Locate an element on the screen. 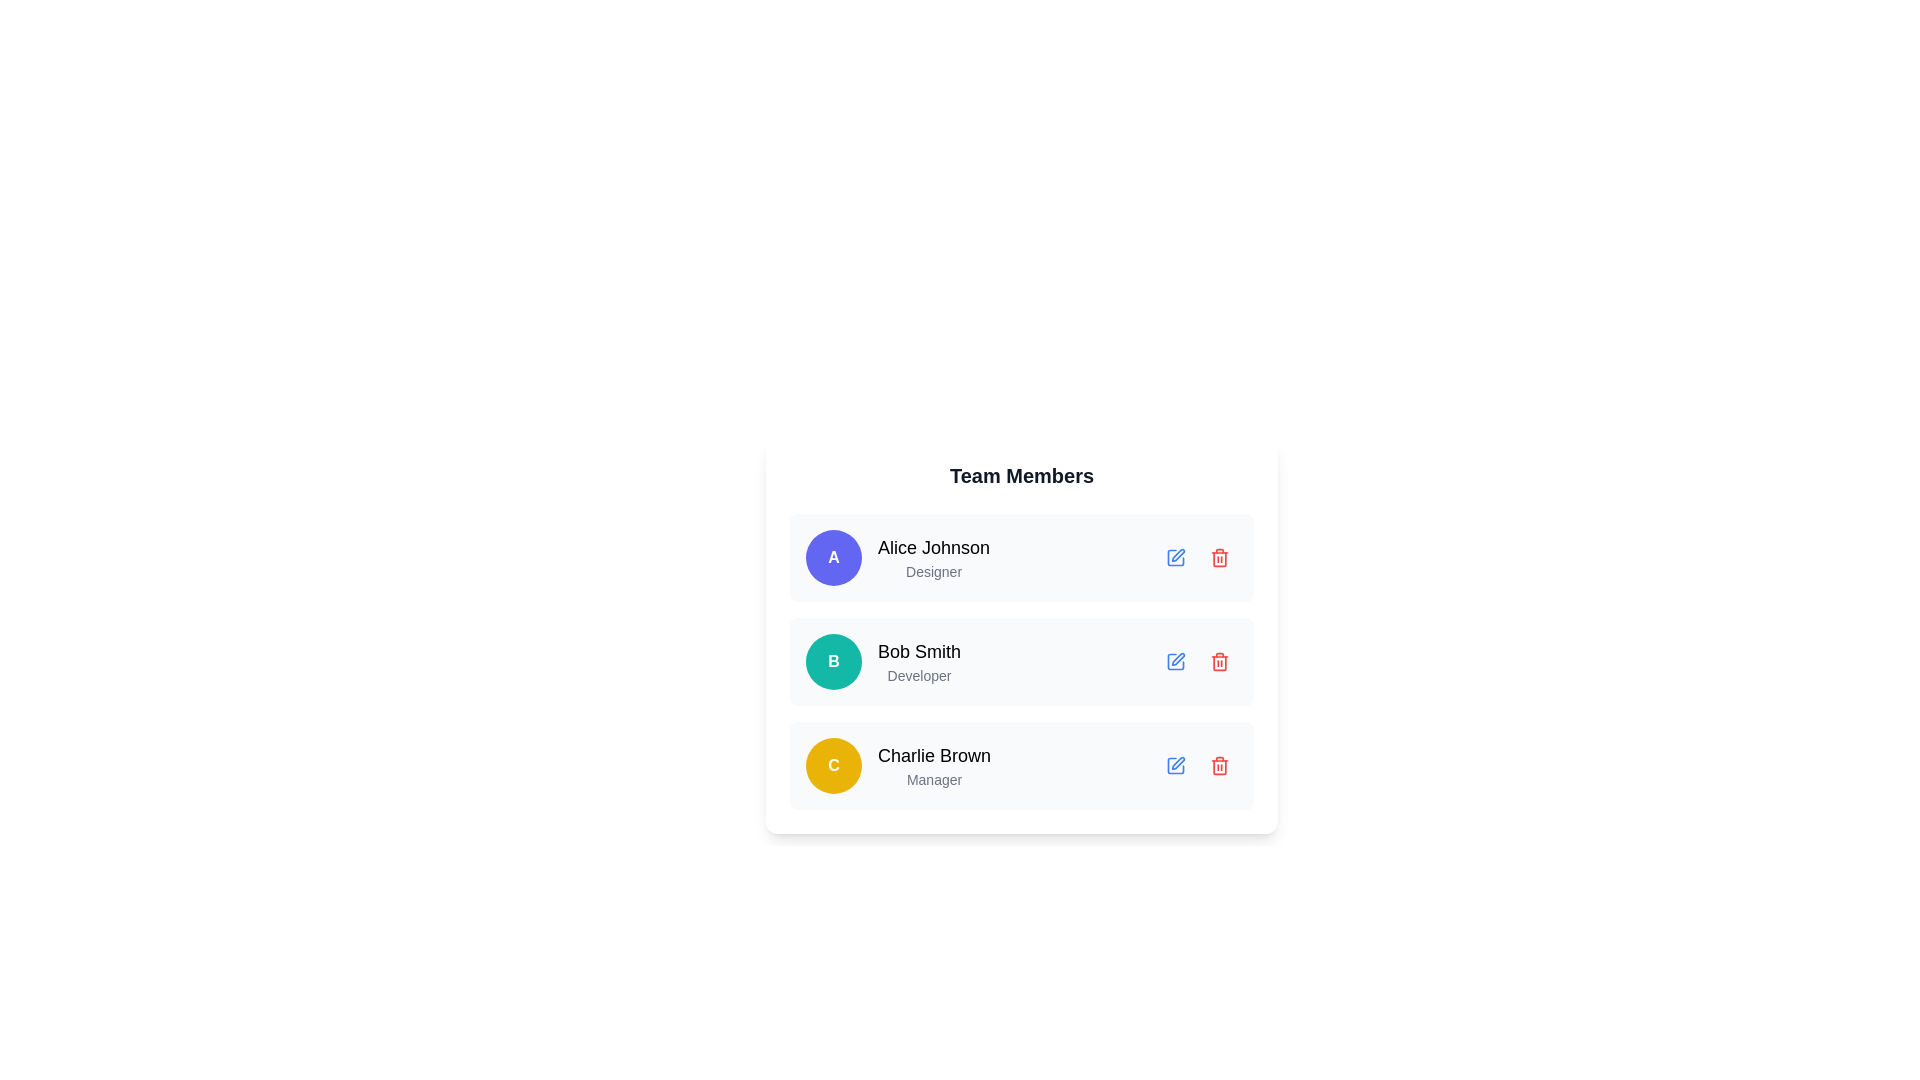  the action button for editing 'Bob Smith' in the 'Team Members' list is located at coordinates (1176, 662).